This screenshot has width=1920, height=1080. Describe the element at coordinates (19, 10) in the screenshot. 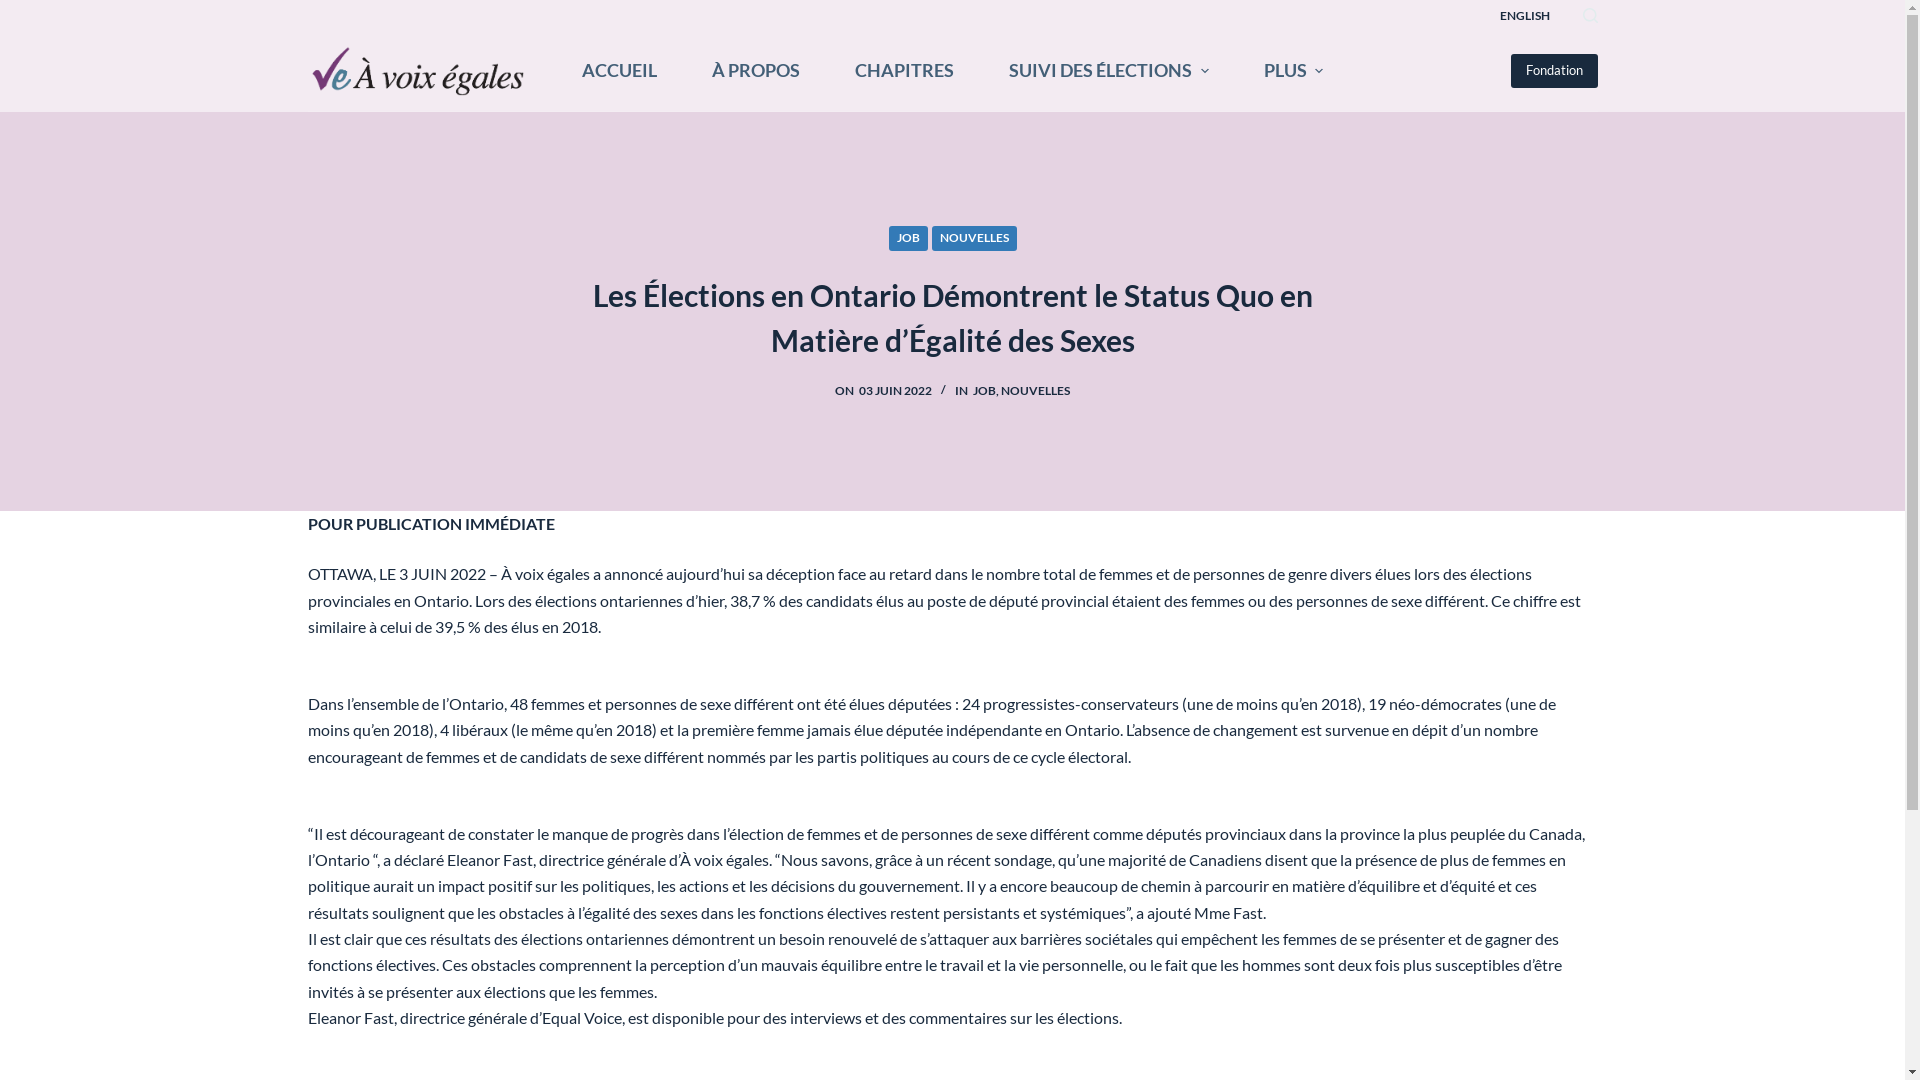

I see `'Skip to content'` at that location.